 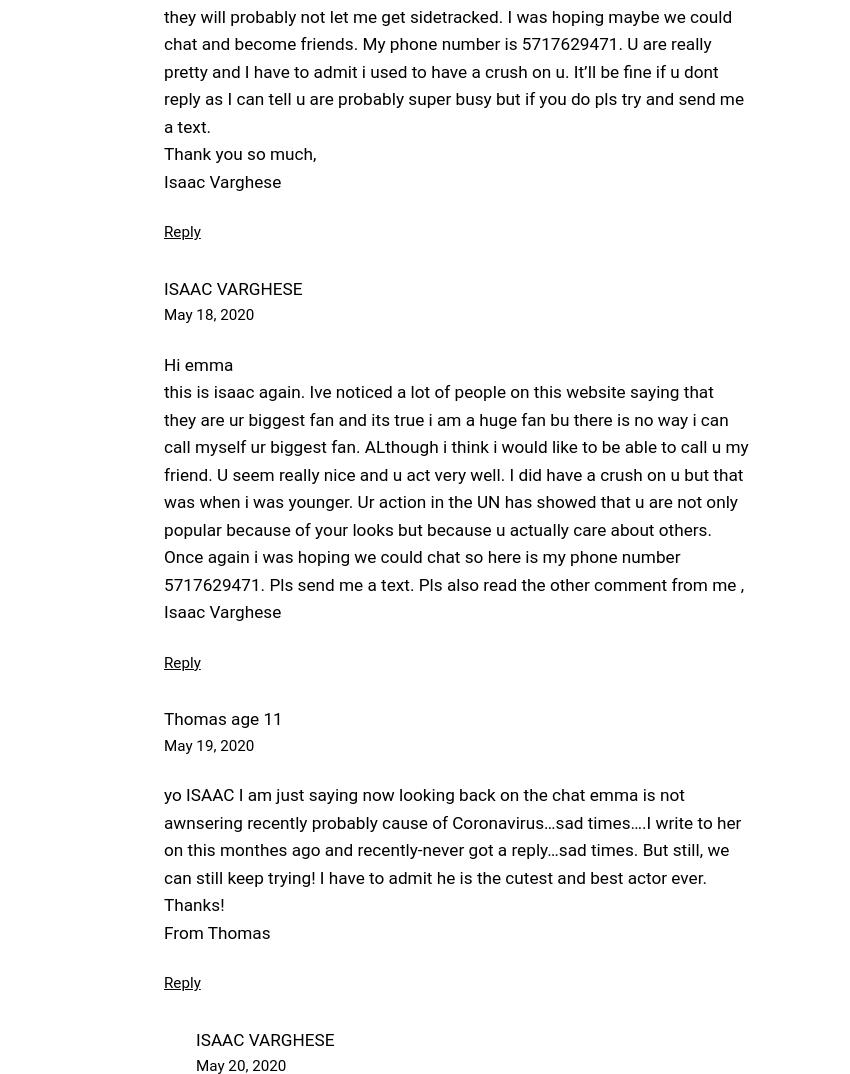 What do you see at coordinates (163, 153) in the screenshot?
I see `'Thank you so much,'` at bounding box center [163, 153].